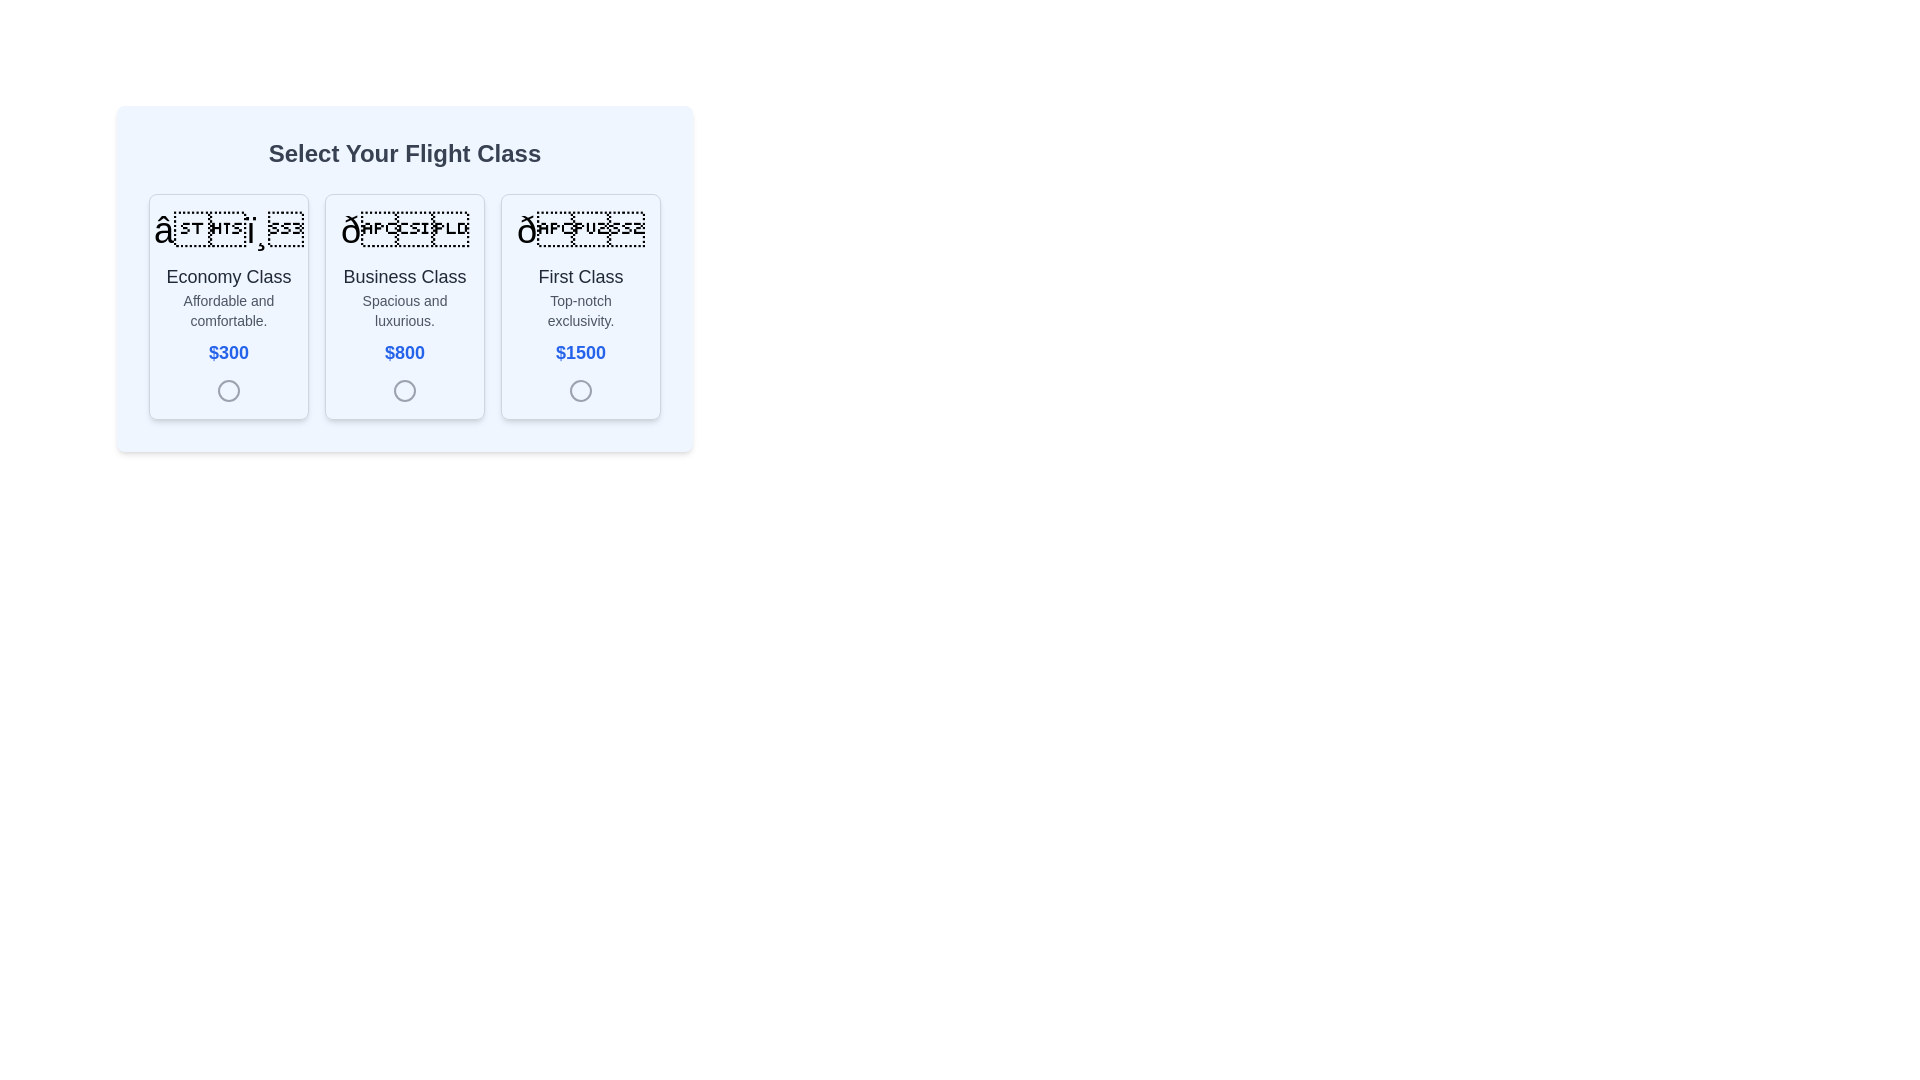  I want to click on the second selectable card component in the grid layout that contains a heading, description, and price, so click(403, 307).